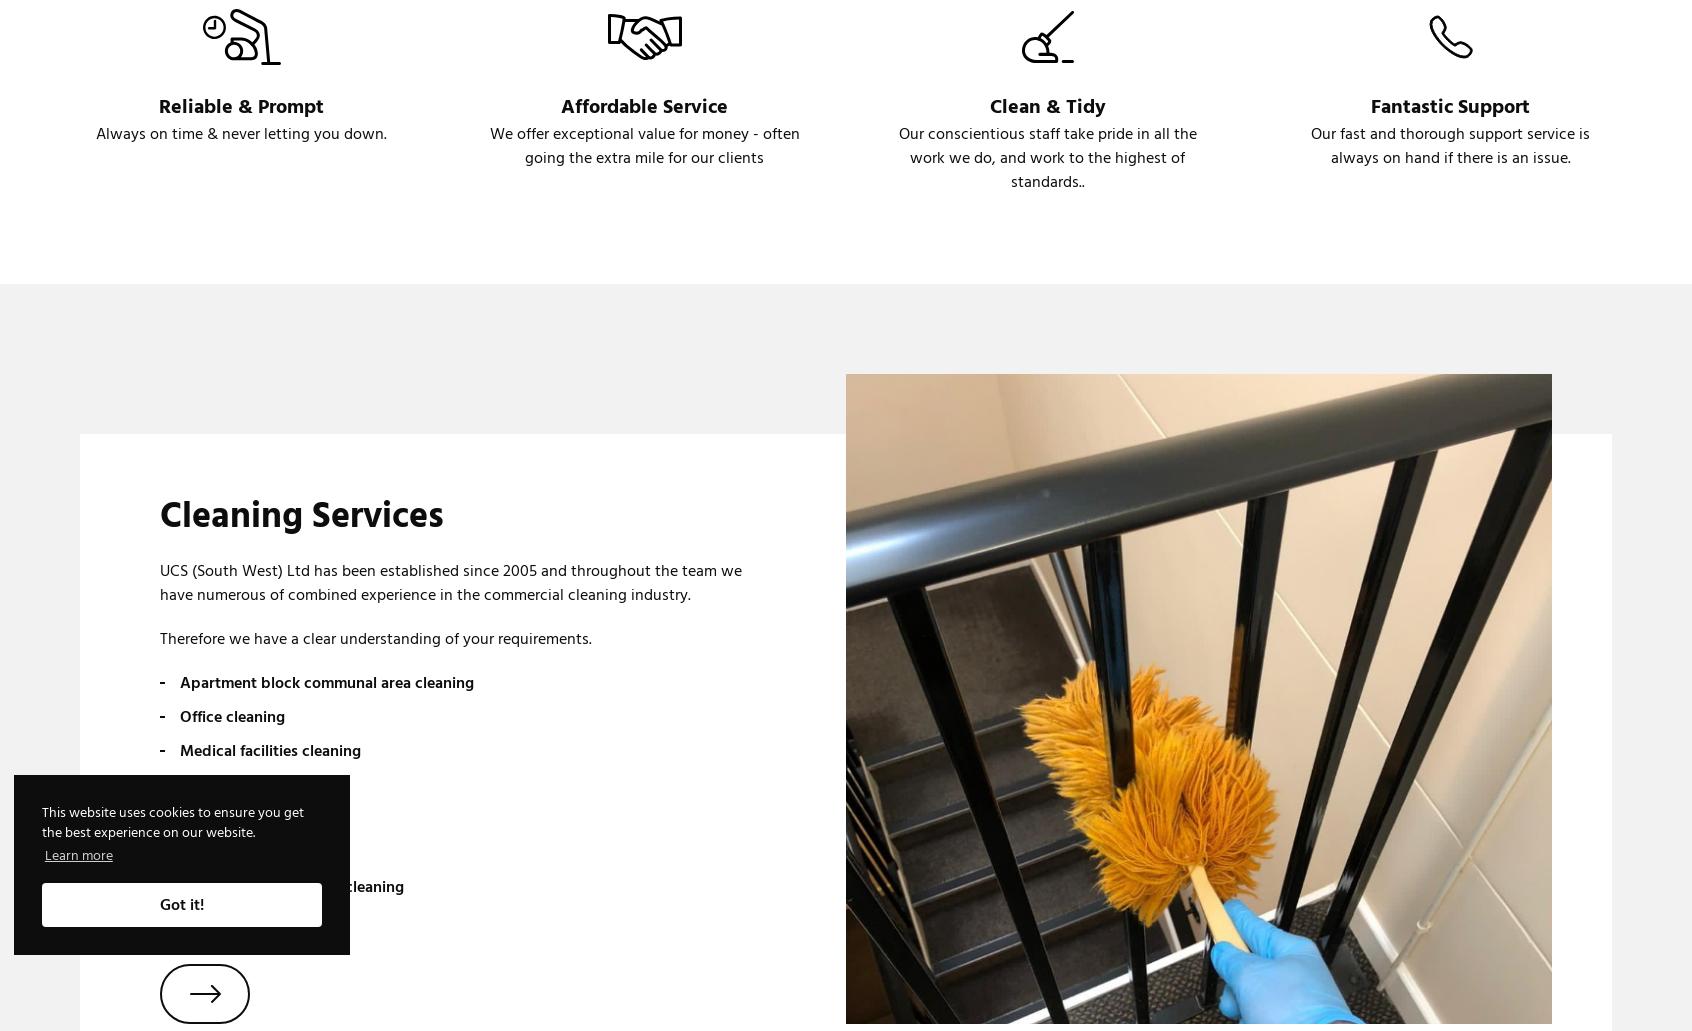 The width and height of the screenshot is (1692, 1031). What do you see at coordinates (78, 855) in the screenshot?
I see `'Learn more'` at bounding box center [78, 855].